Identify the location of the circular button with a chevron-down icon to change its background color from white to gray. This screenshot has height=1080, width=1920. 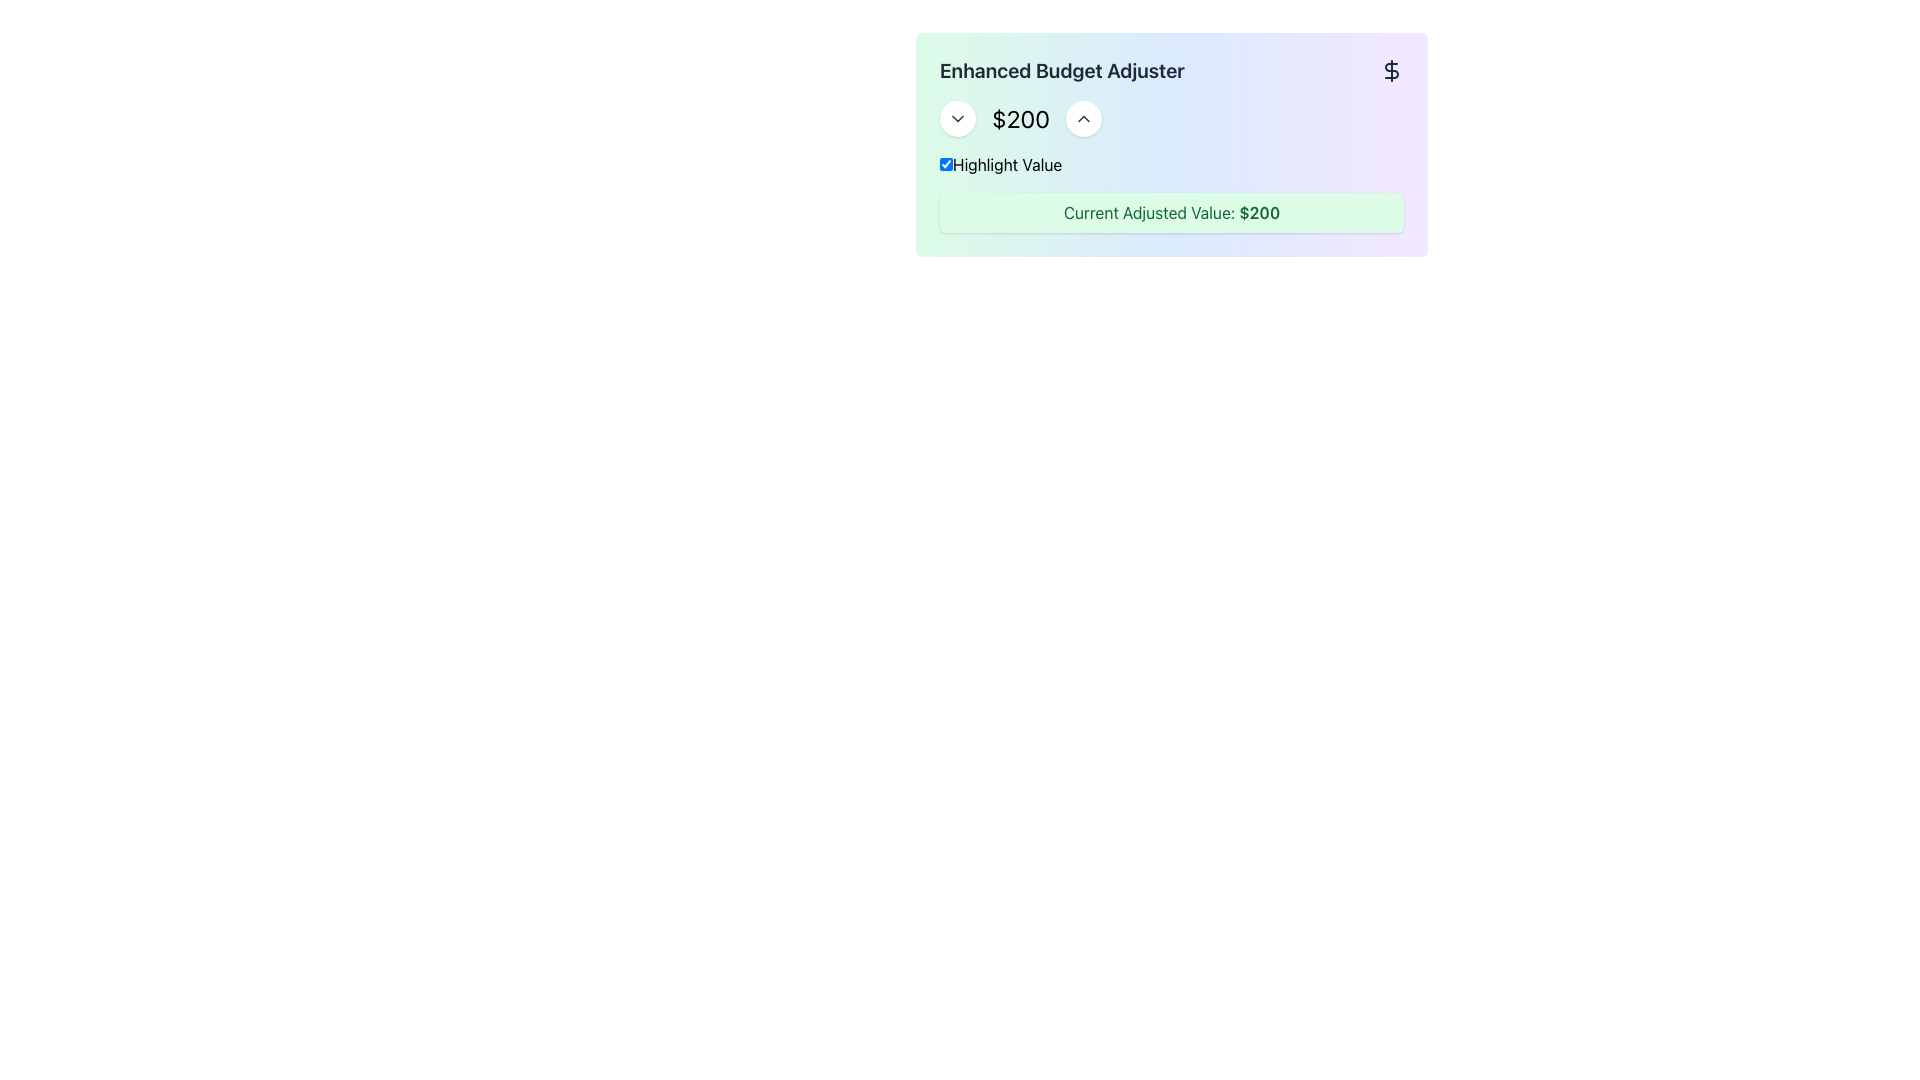
(957, 119).